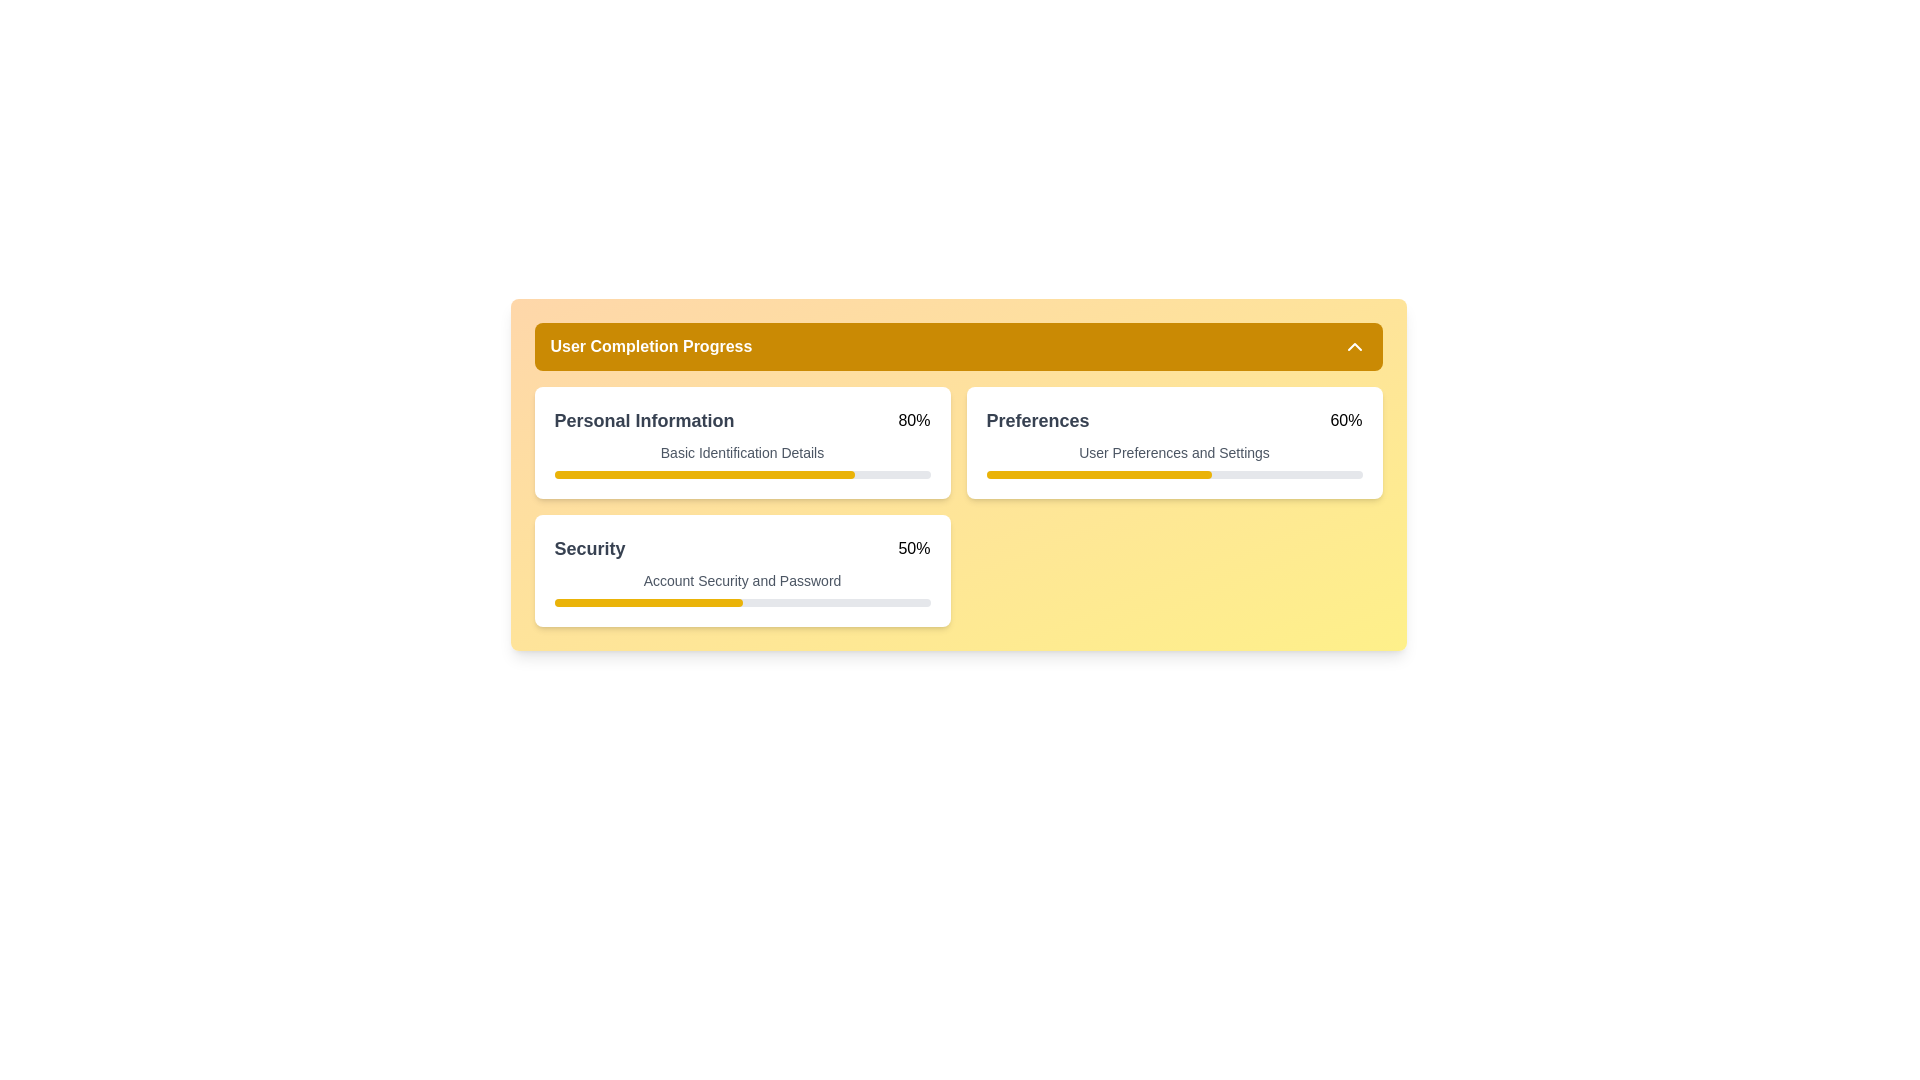 The image size is (1920, 1080). I want to click on the progress visually on the Progress bar indicating the completion status for the 'Security' category, so click(648, 601).